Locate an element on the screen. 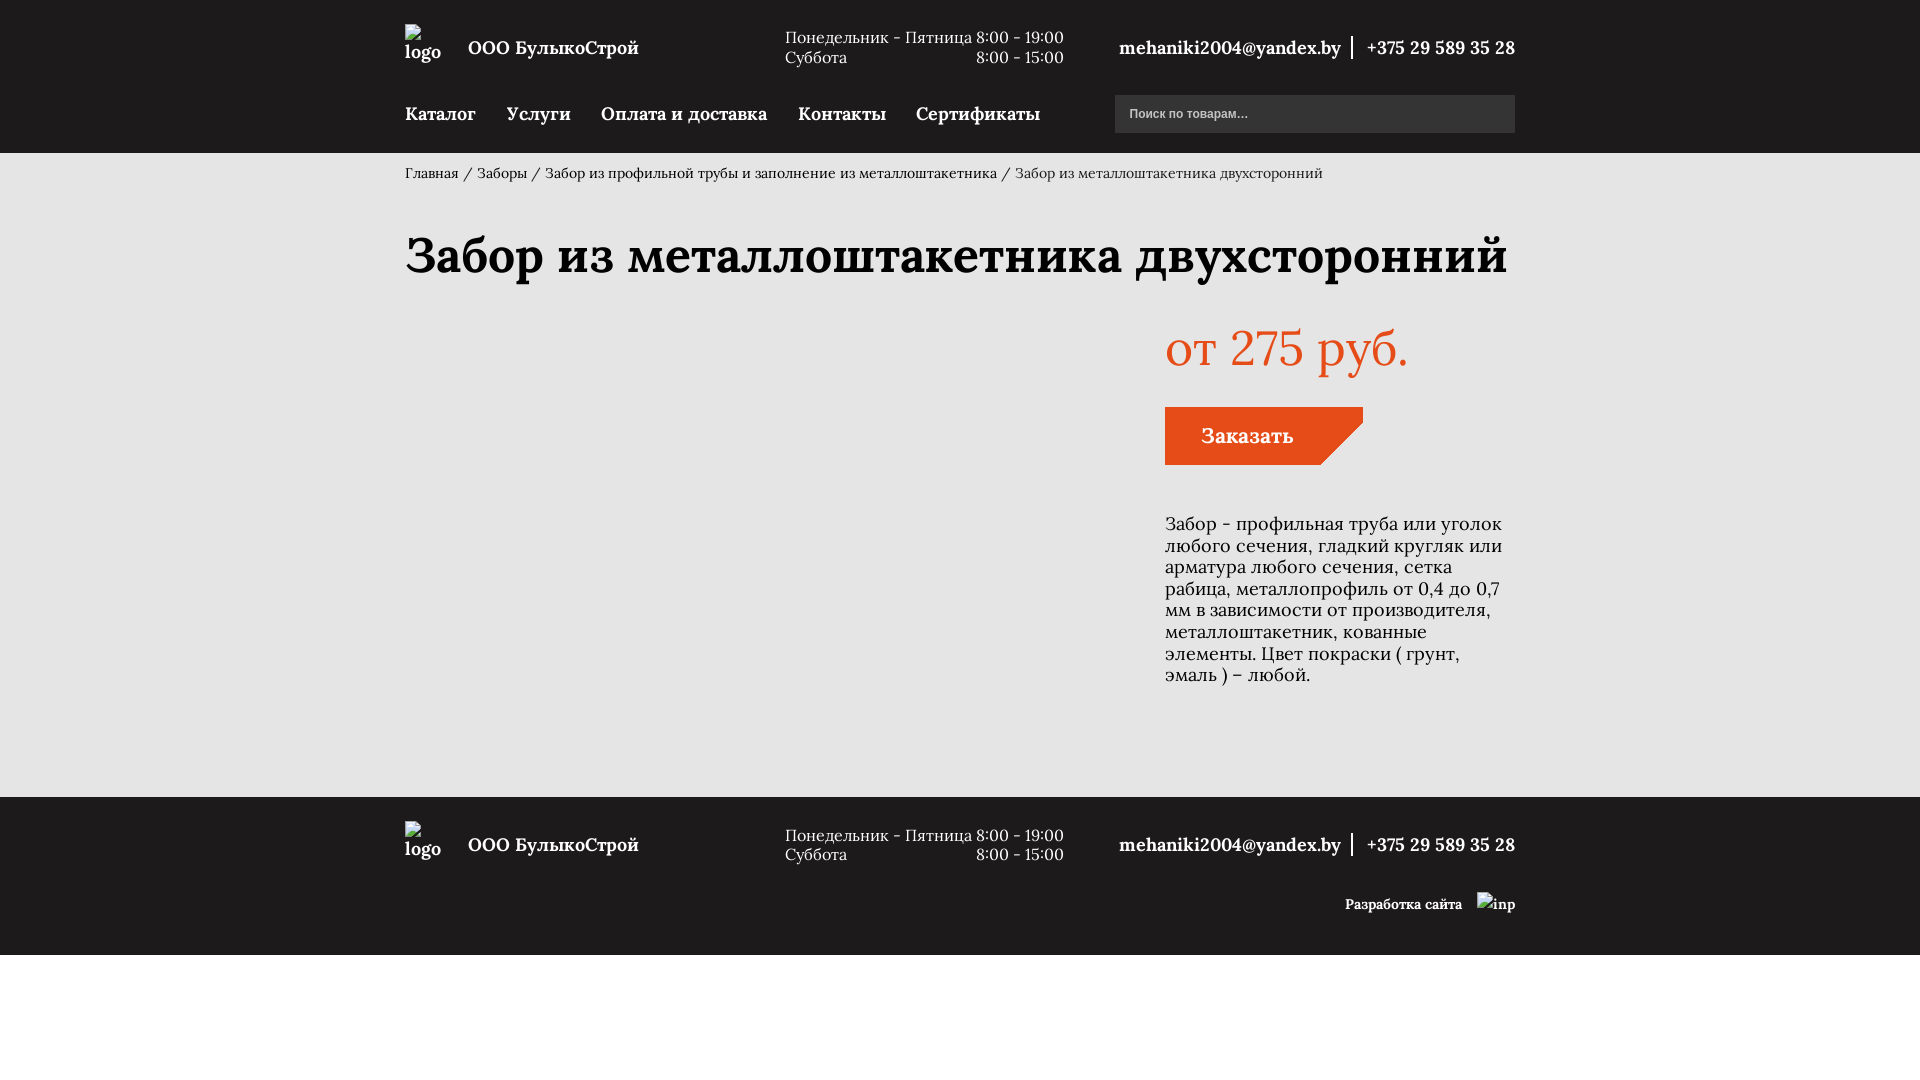  '+375 29 589 35 28' is located at coordinates (1434, 844).